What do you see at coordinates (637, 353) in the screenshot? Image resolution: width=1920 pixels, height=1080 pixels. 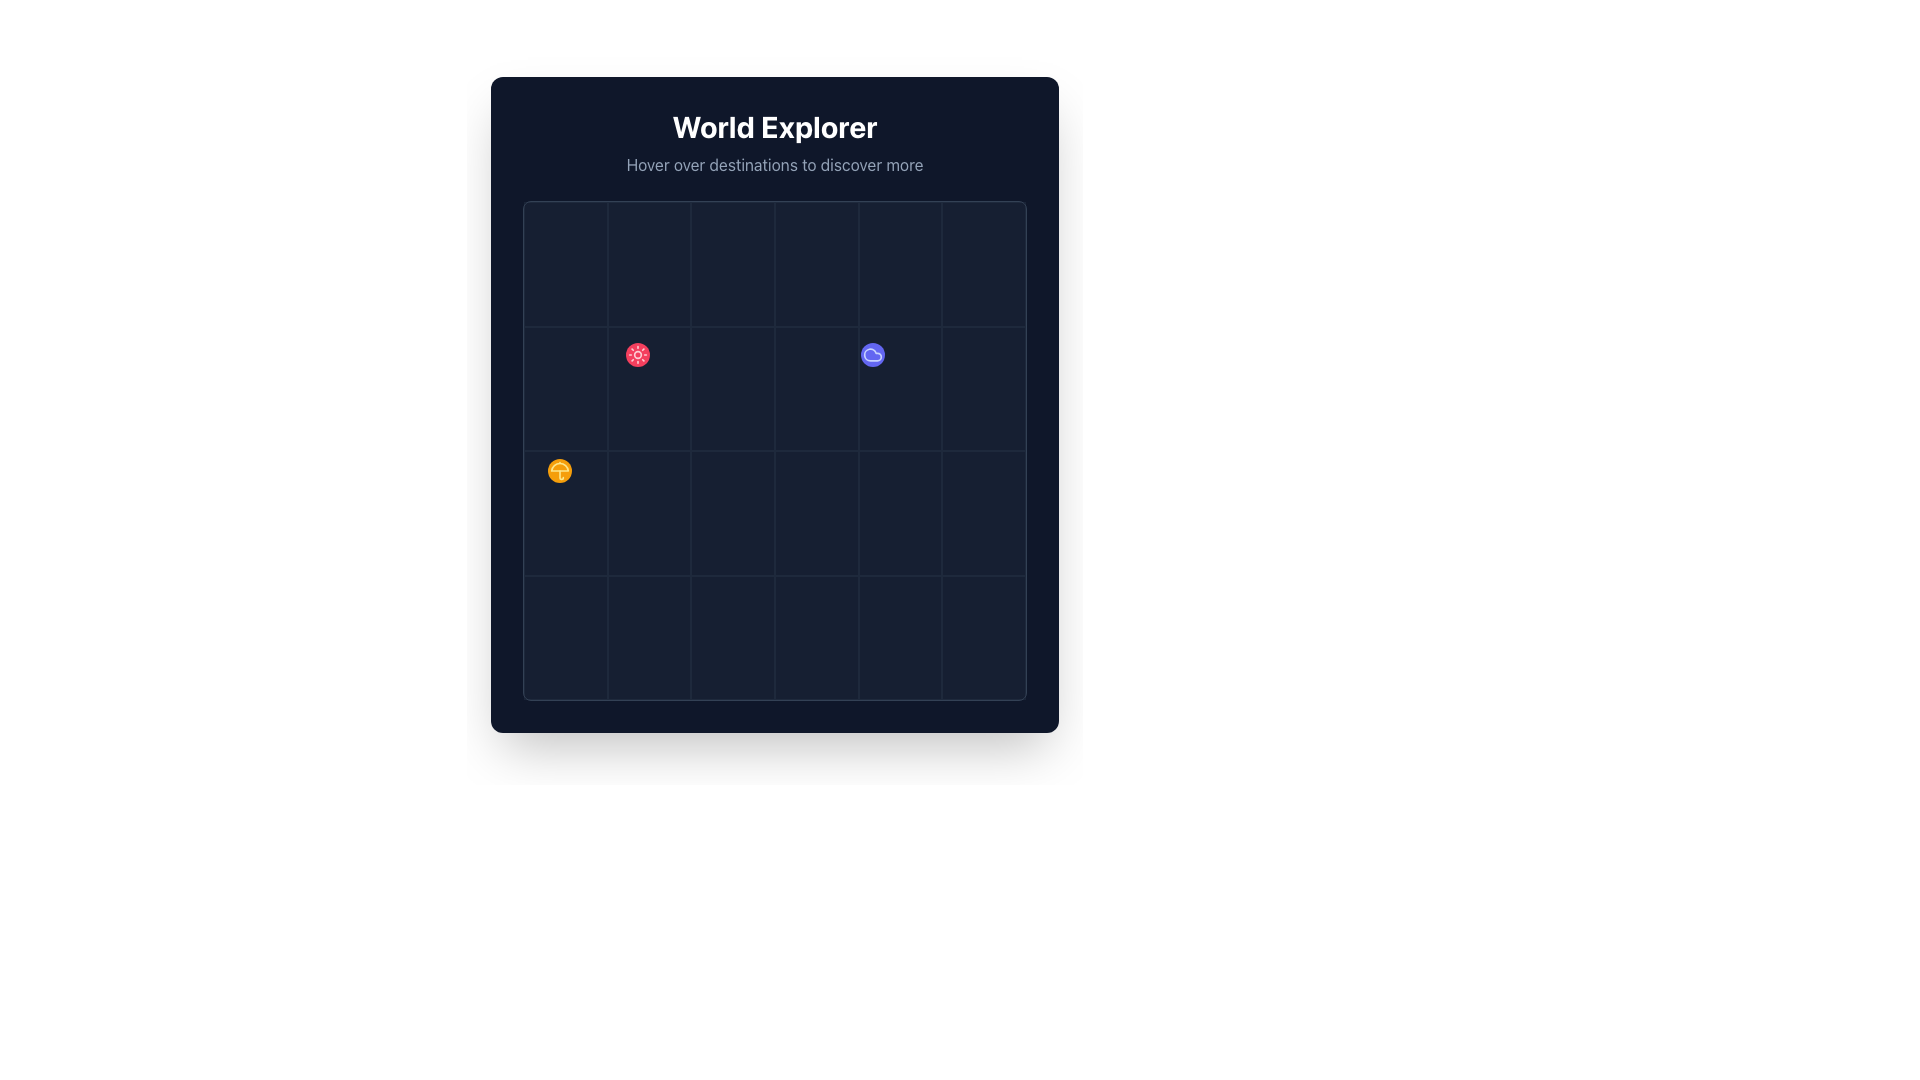 I see `the animated visual effect that highlights the rose-colored circle with the sun icon located in the central grid area of the main interactive map` at bounding box center [637, 353].